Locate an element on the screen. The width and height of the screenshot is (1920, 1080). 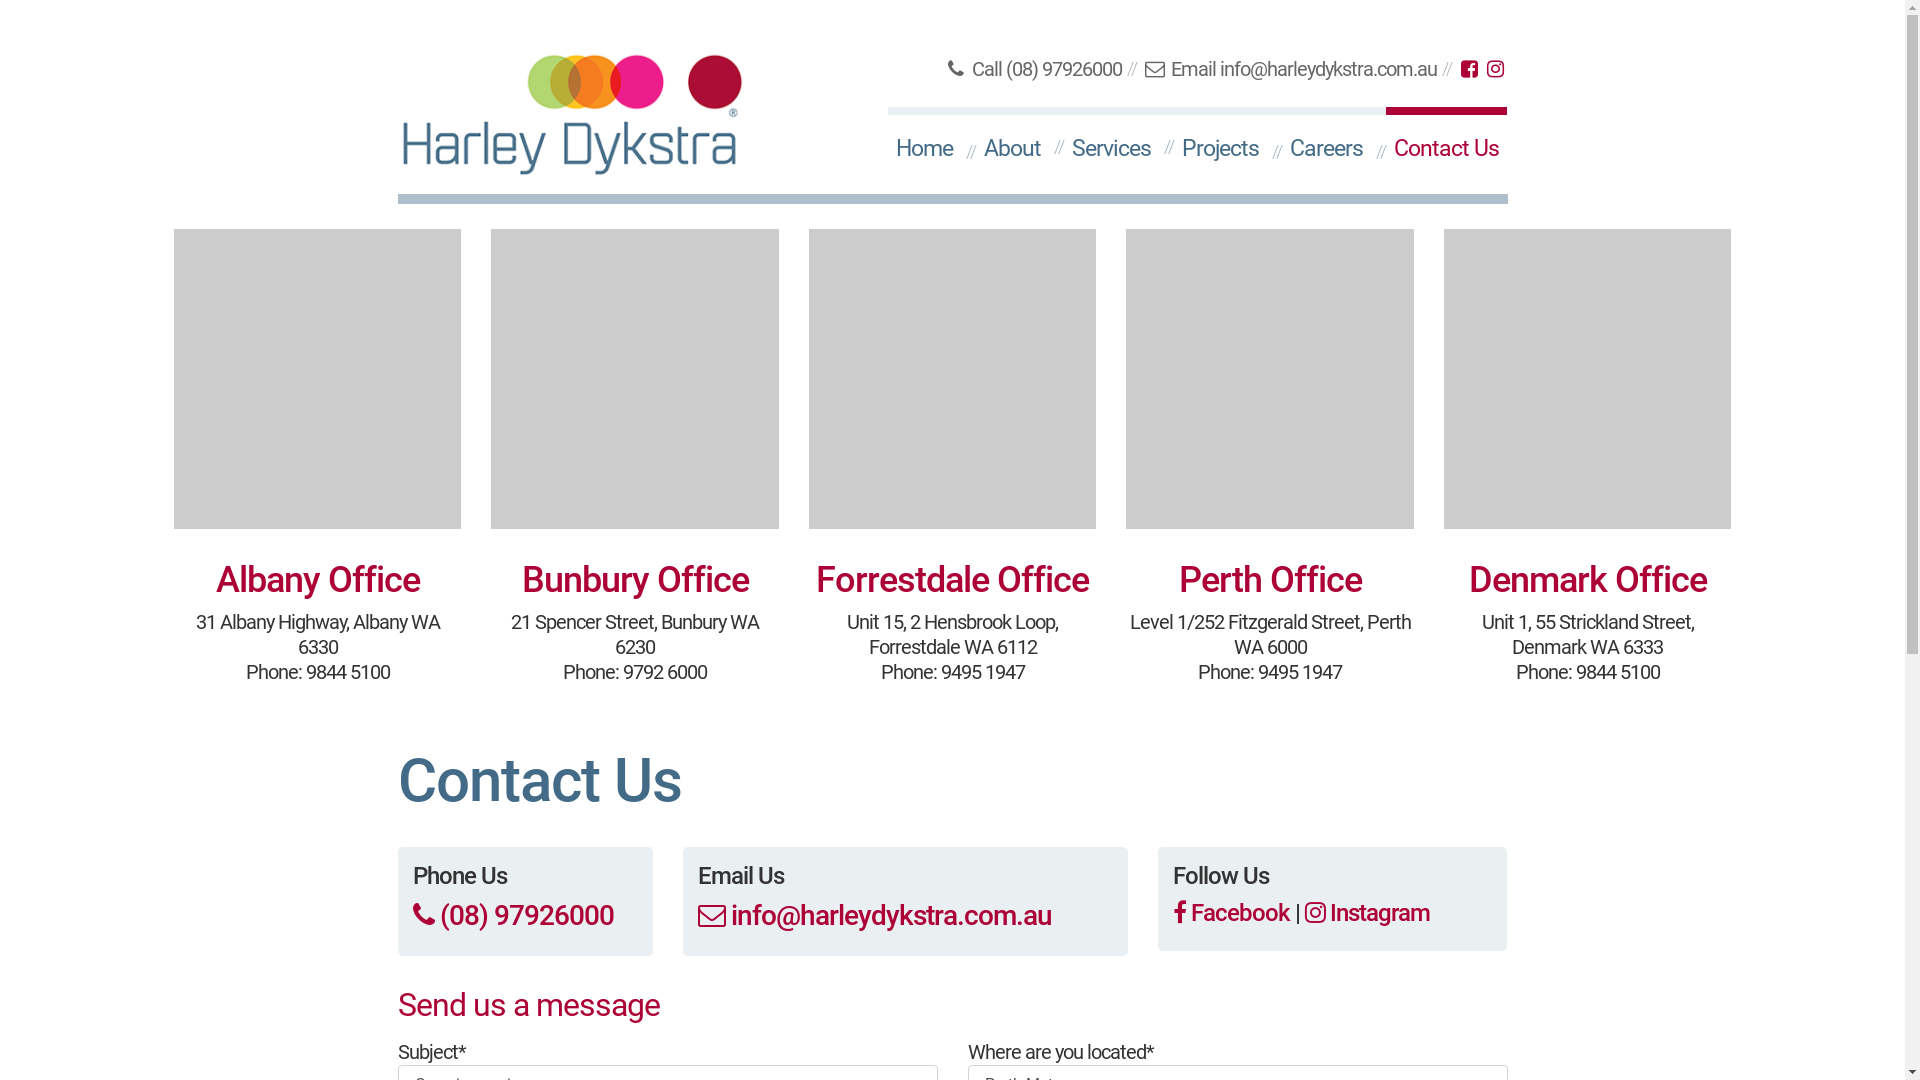
'info@harleydykstra.com.au' is located at coordinates (874, 915).